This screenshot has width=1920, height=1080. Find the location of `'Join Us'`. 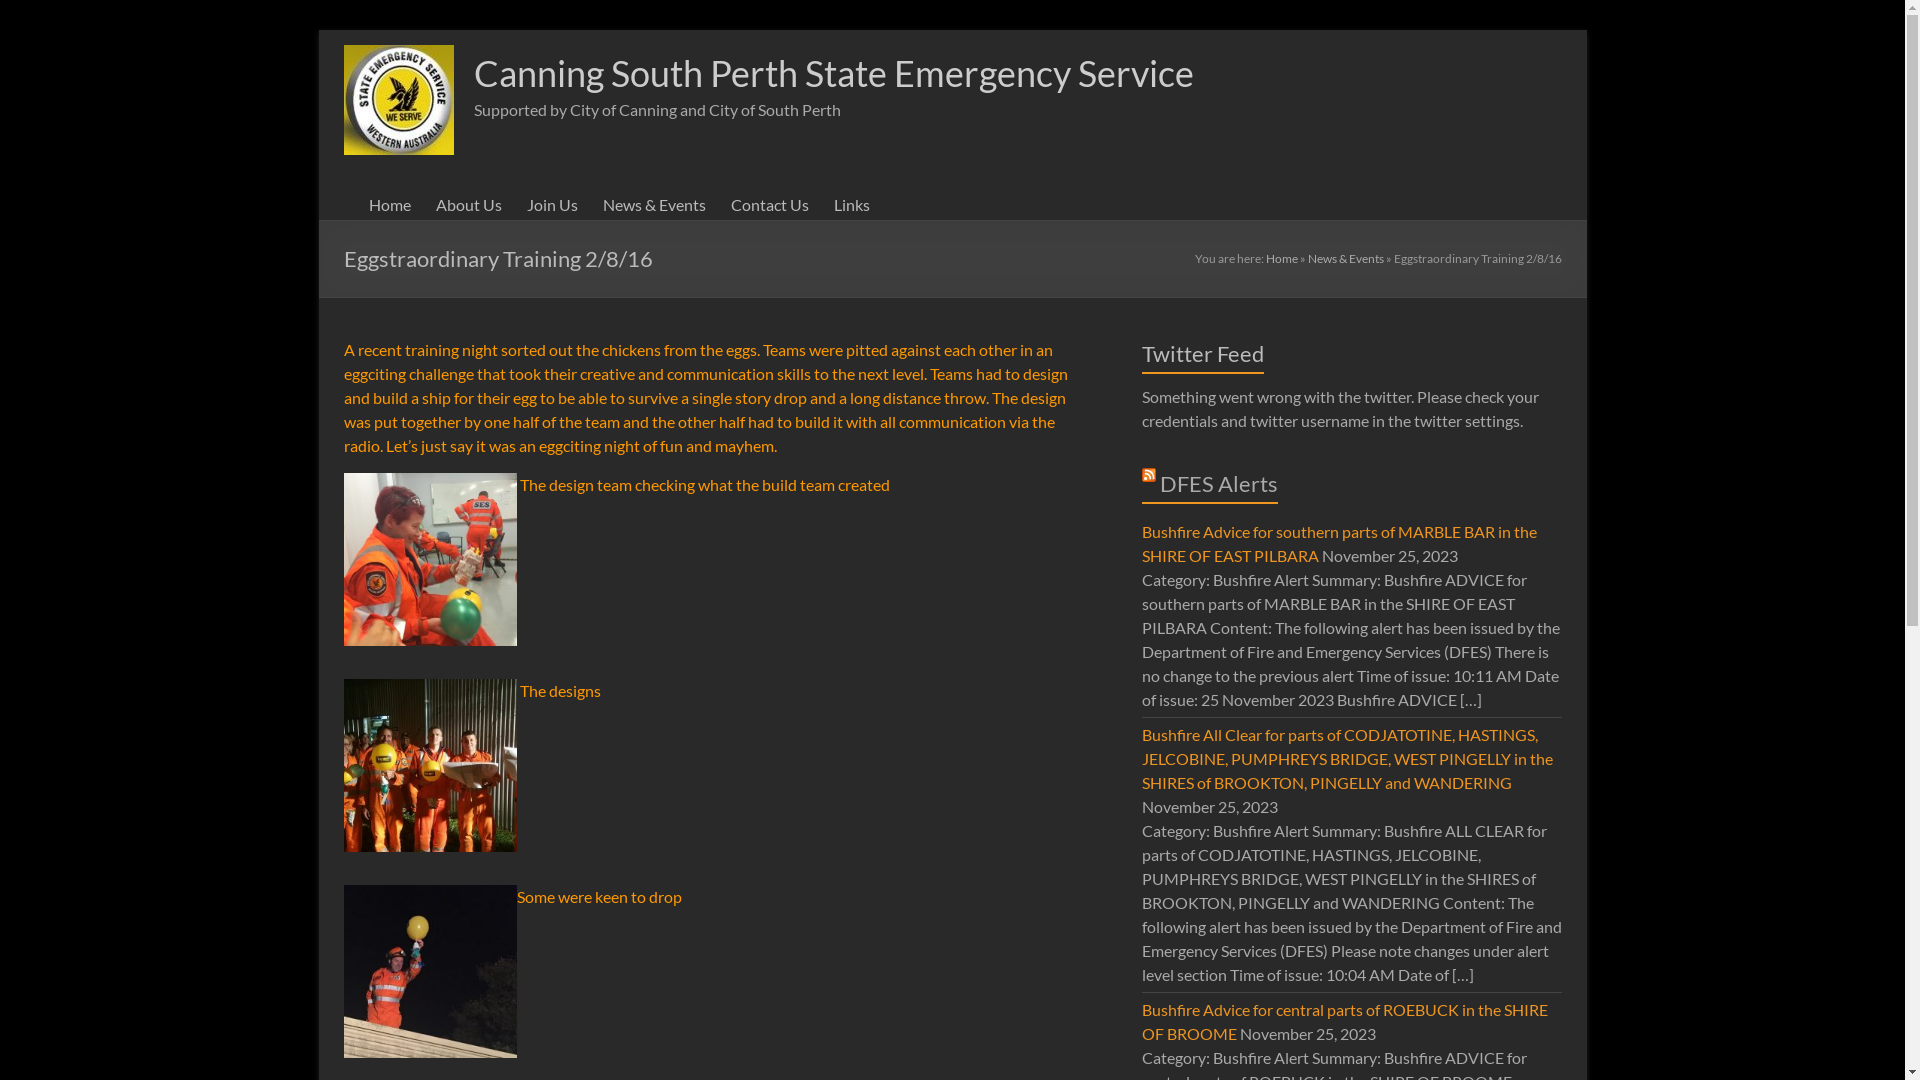

'Join Us' is located at coordinates (551, 204).